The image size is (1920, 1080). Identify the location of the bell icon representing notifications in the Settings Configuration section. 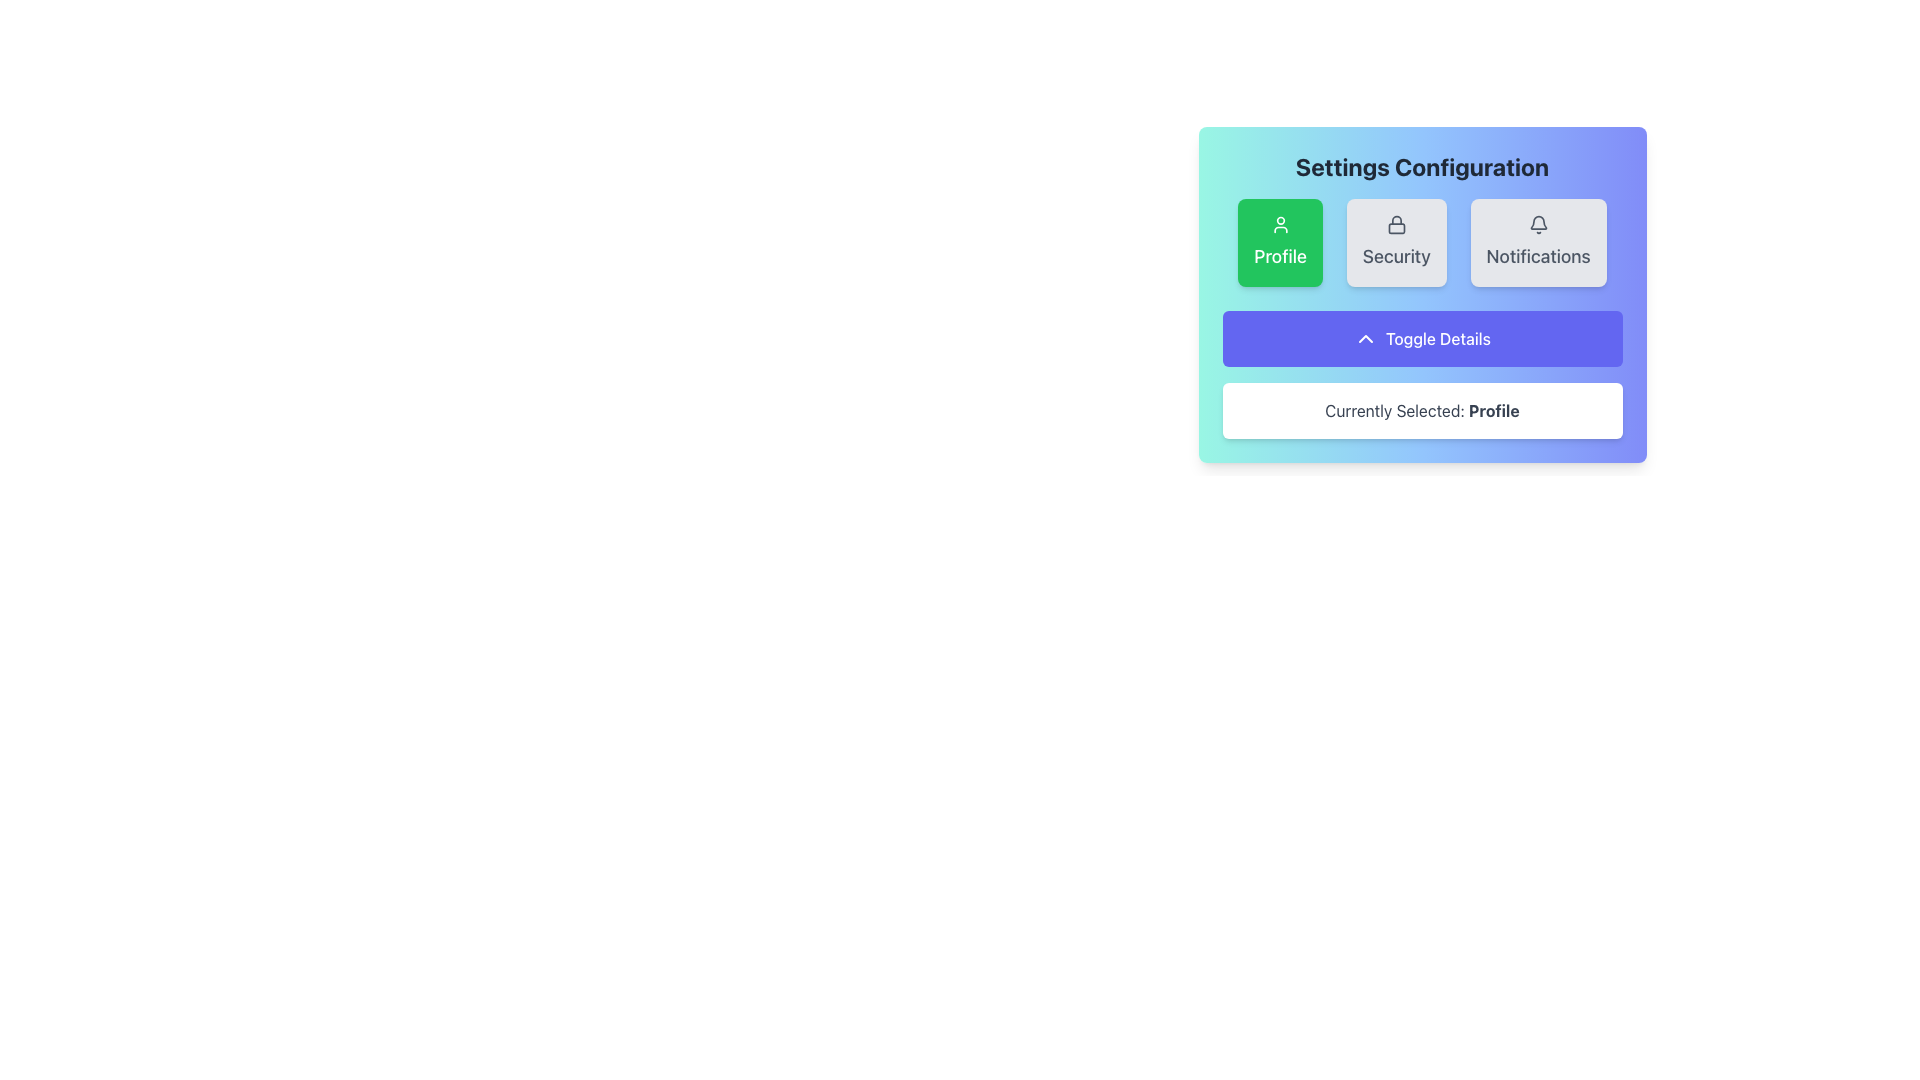
(1536, 222).